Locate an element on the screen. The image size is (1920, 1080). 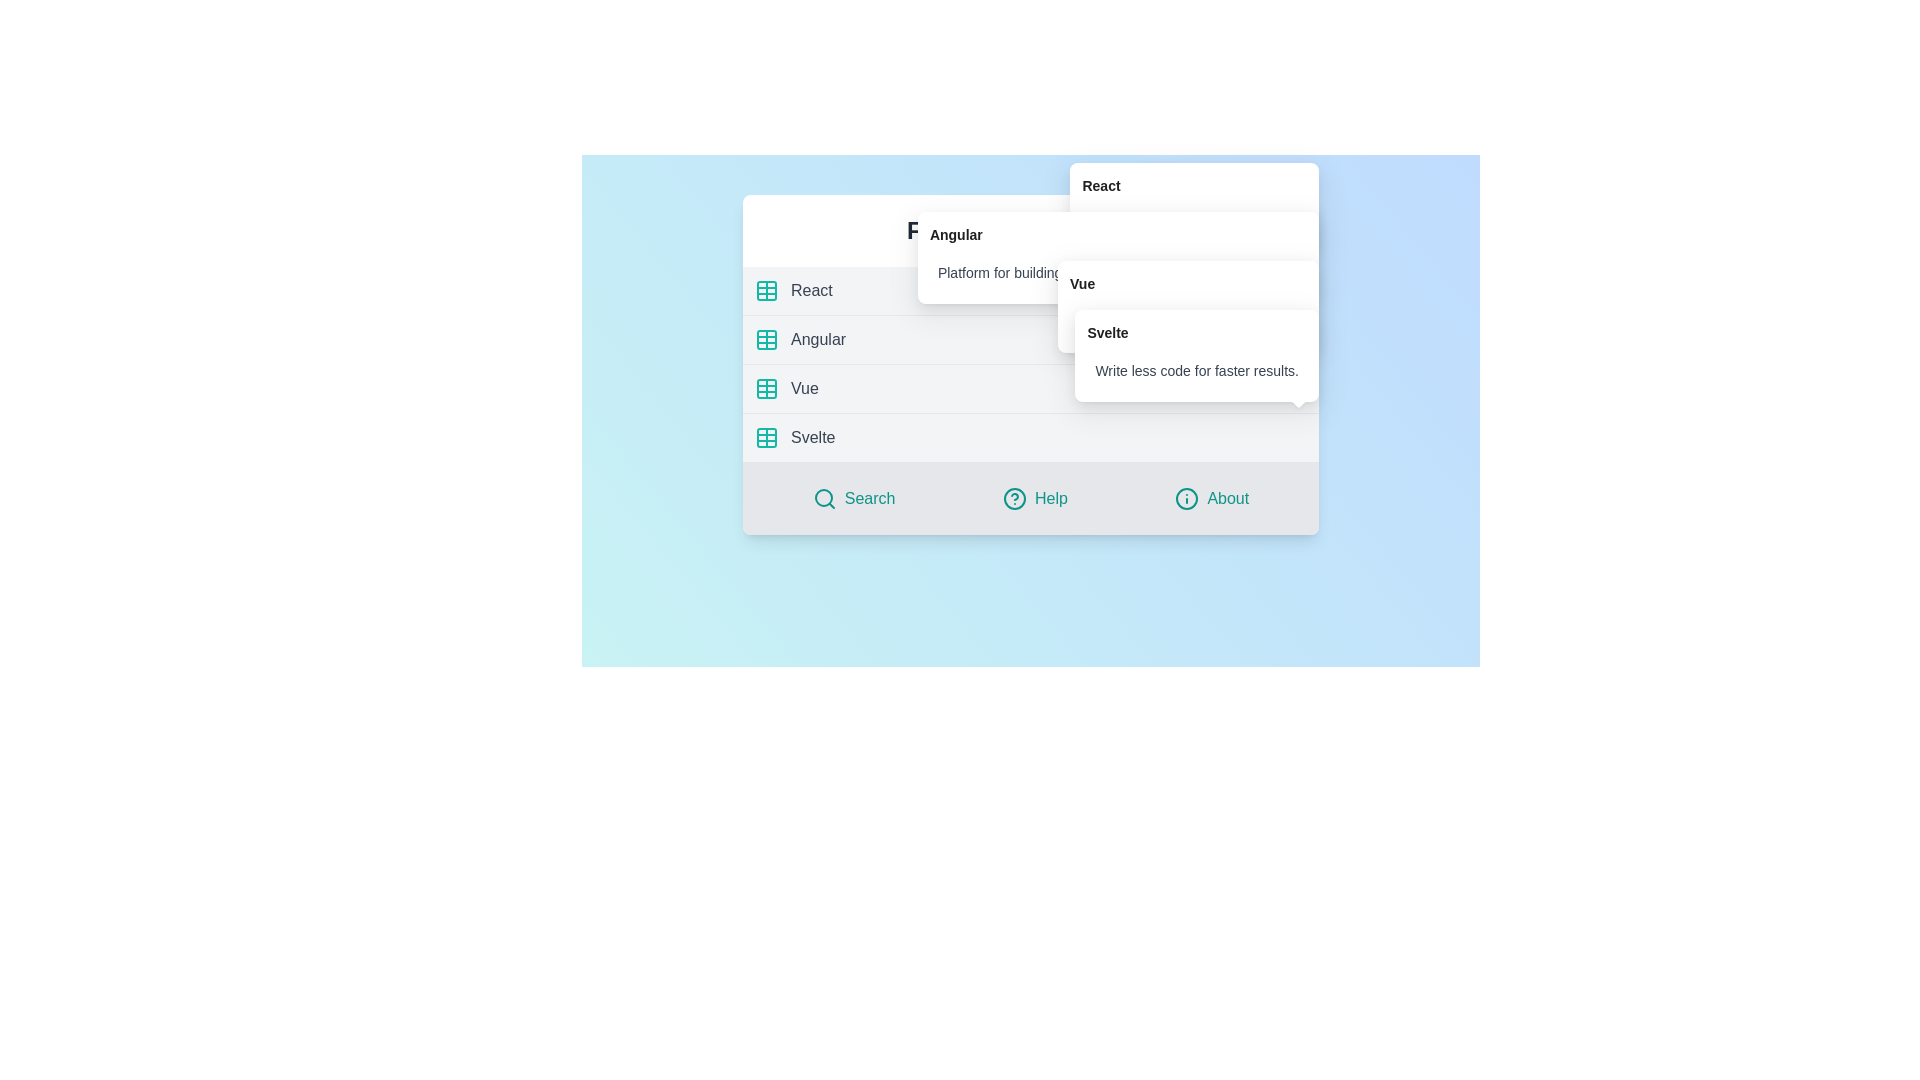
the 'React' text label, which serves as the first menu item in a list of options is located at coordinates (811, 290).